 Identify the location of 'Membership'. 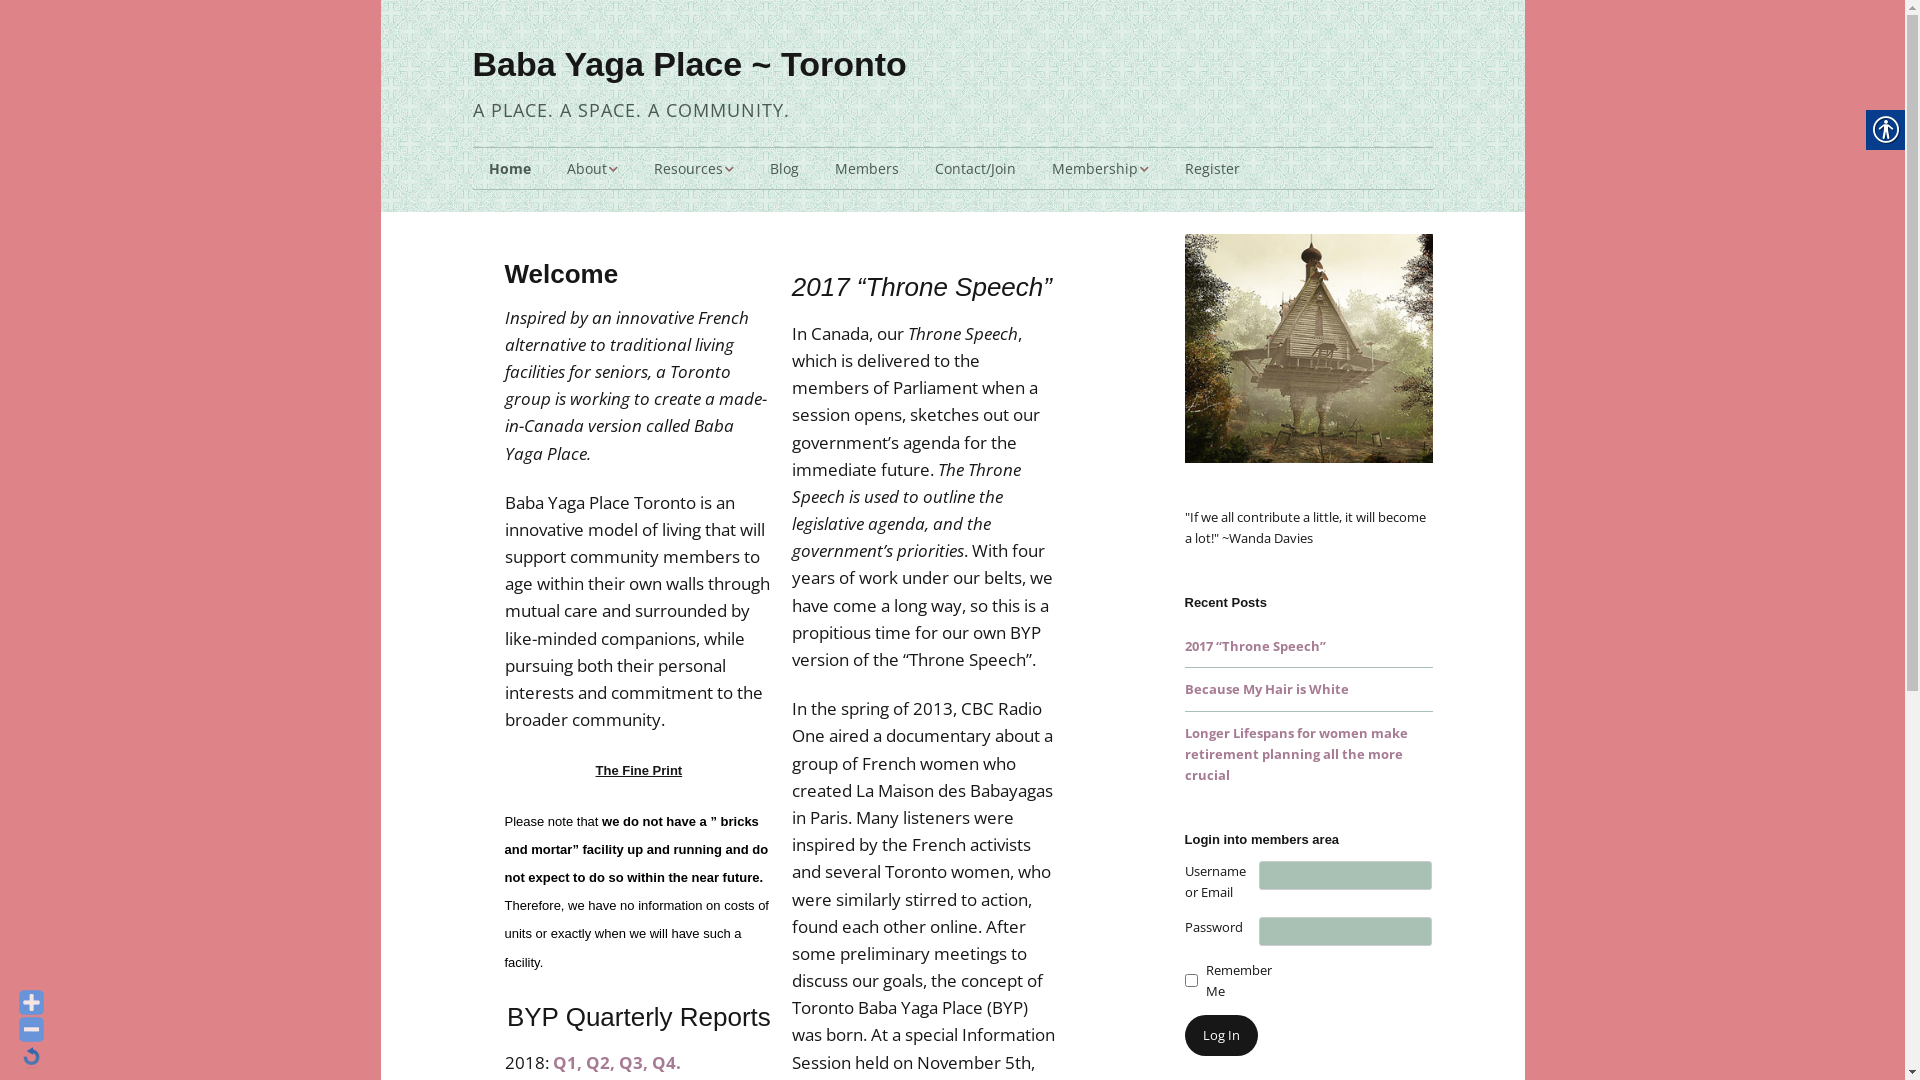
(1036, 168).